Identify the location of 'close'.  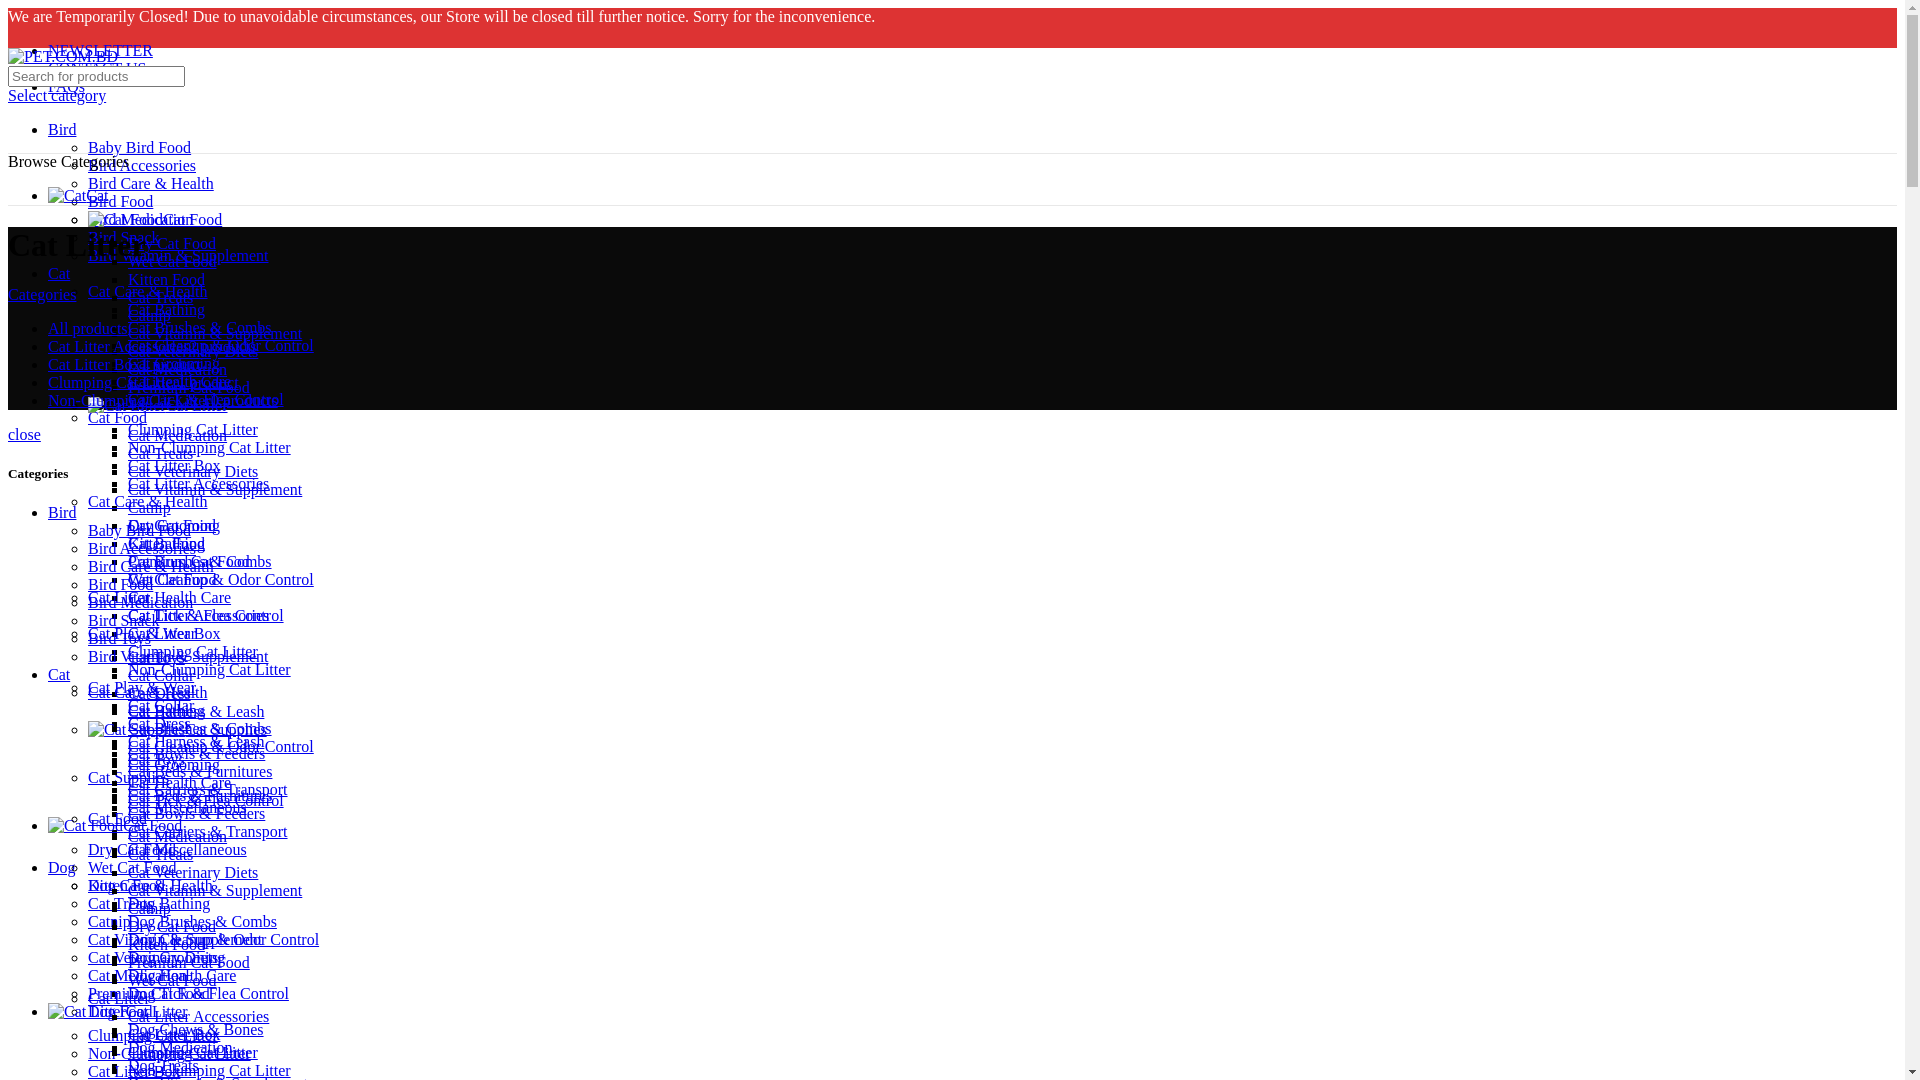
(8, 433).